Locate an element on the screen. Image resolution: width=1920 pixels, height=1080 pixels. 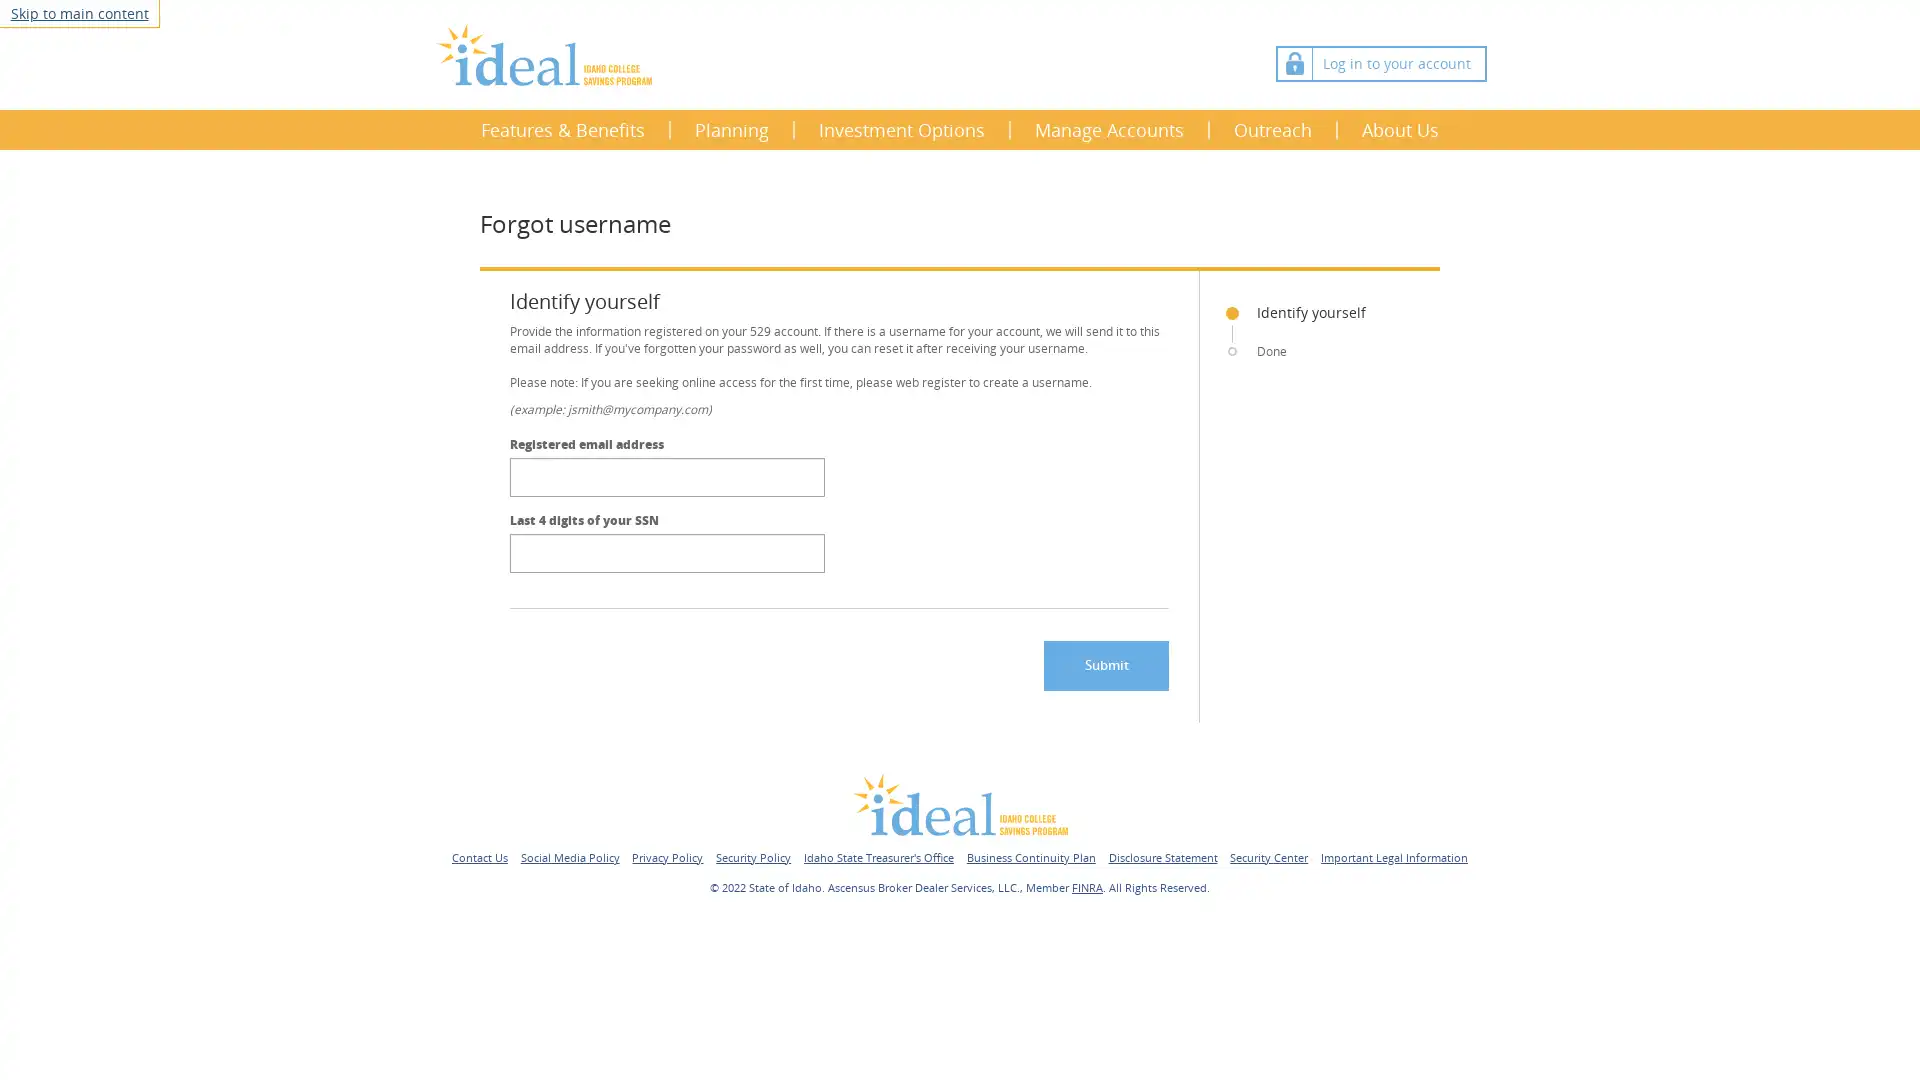
Submit is located at coordinates (1105, 664).